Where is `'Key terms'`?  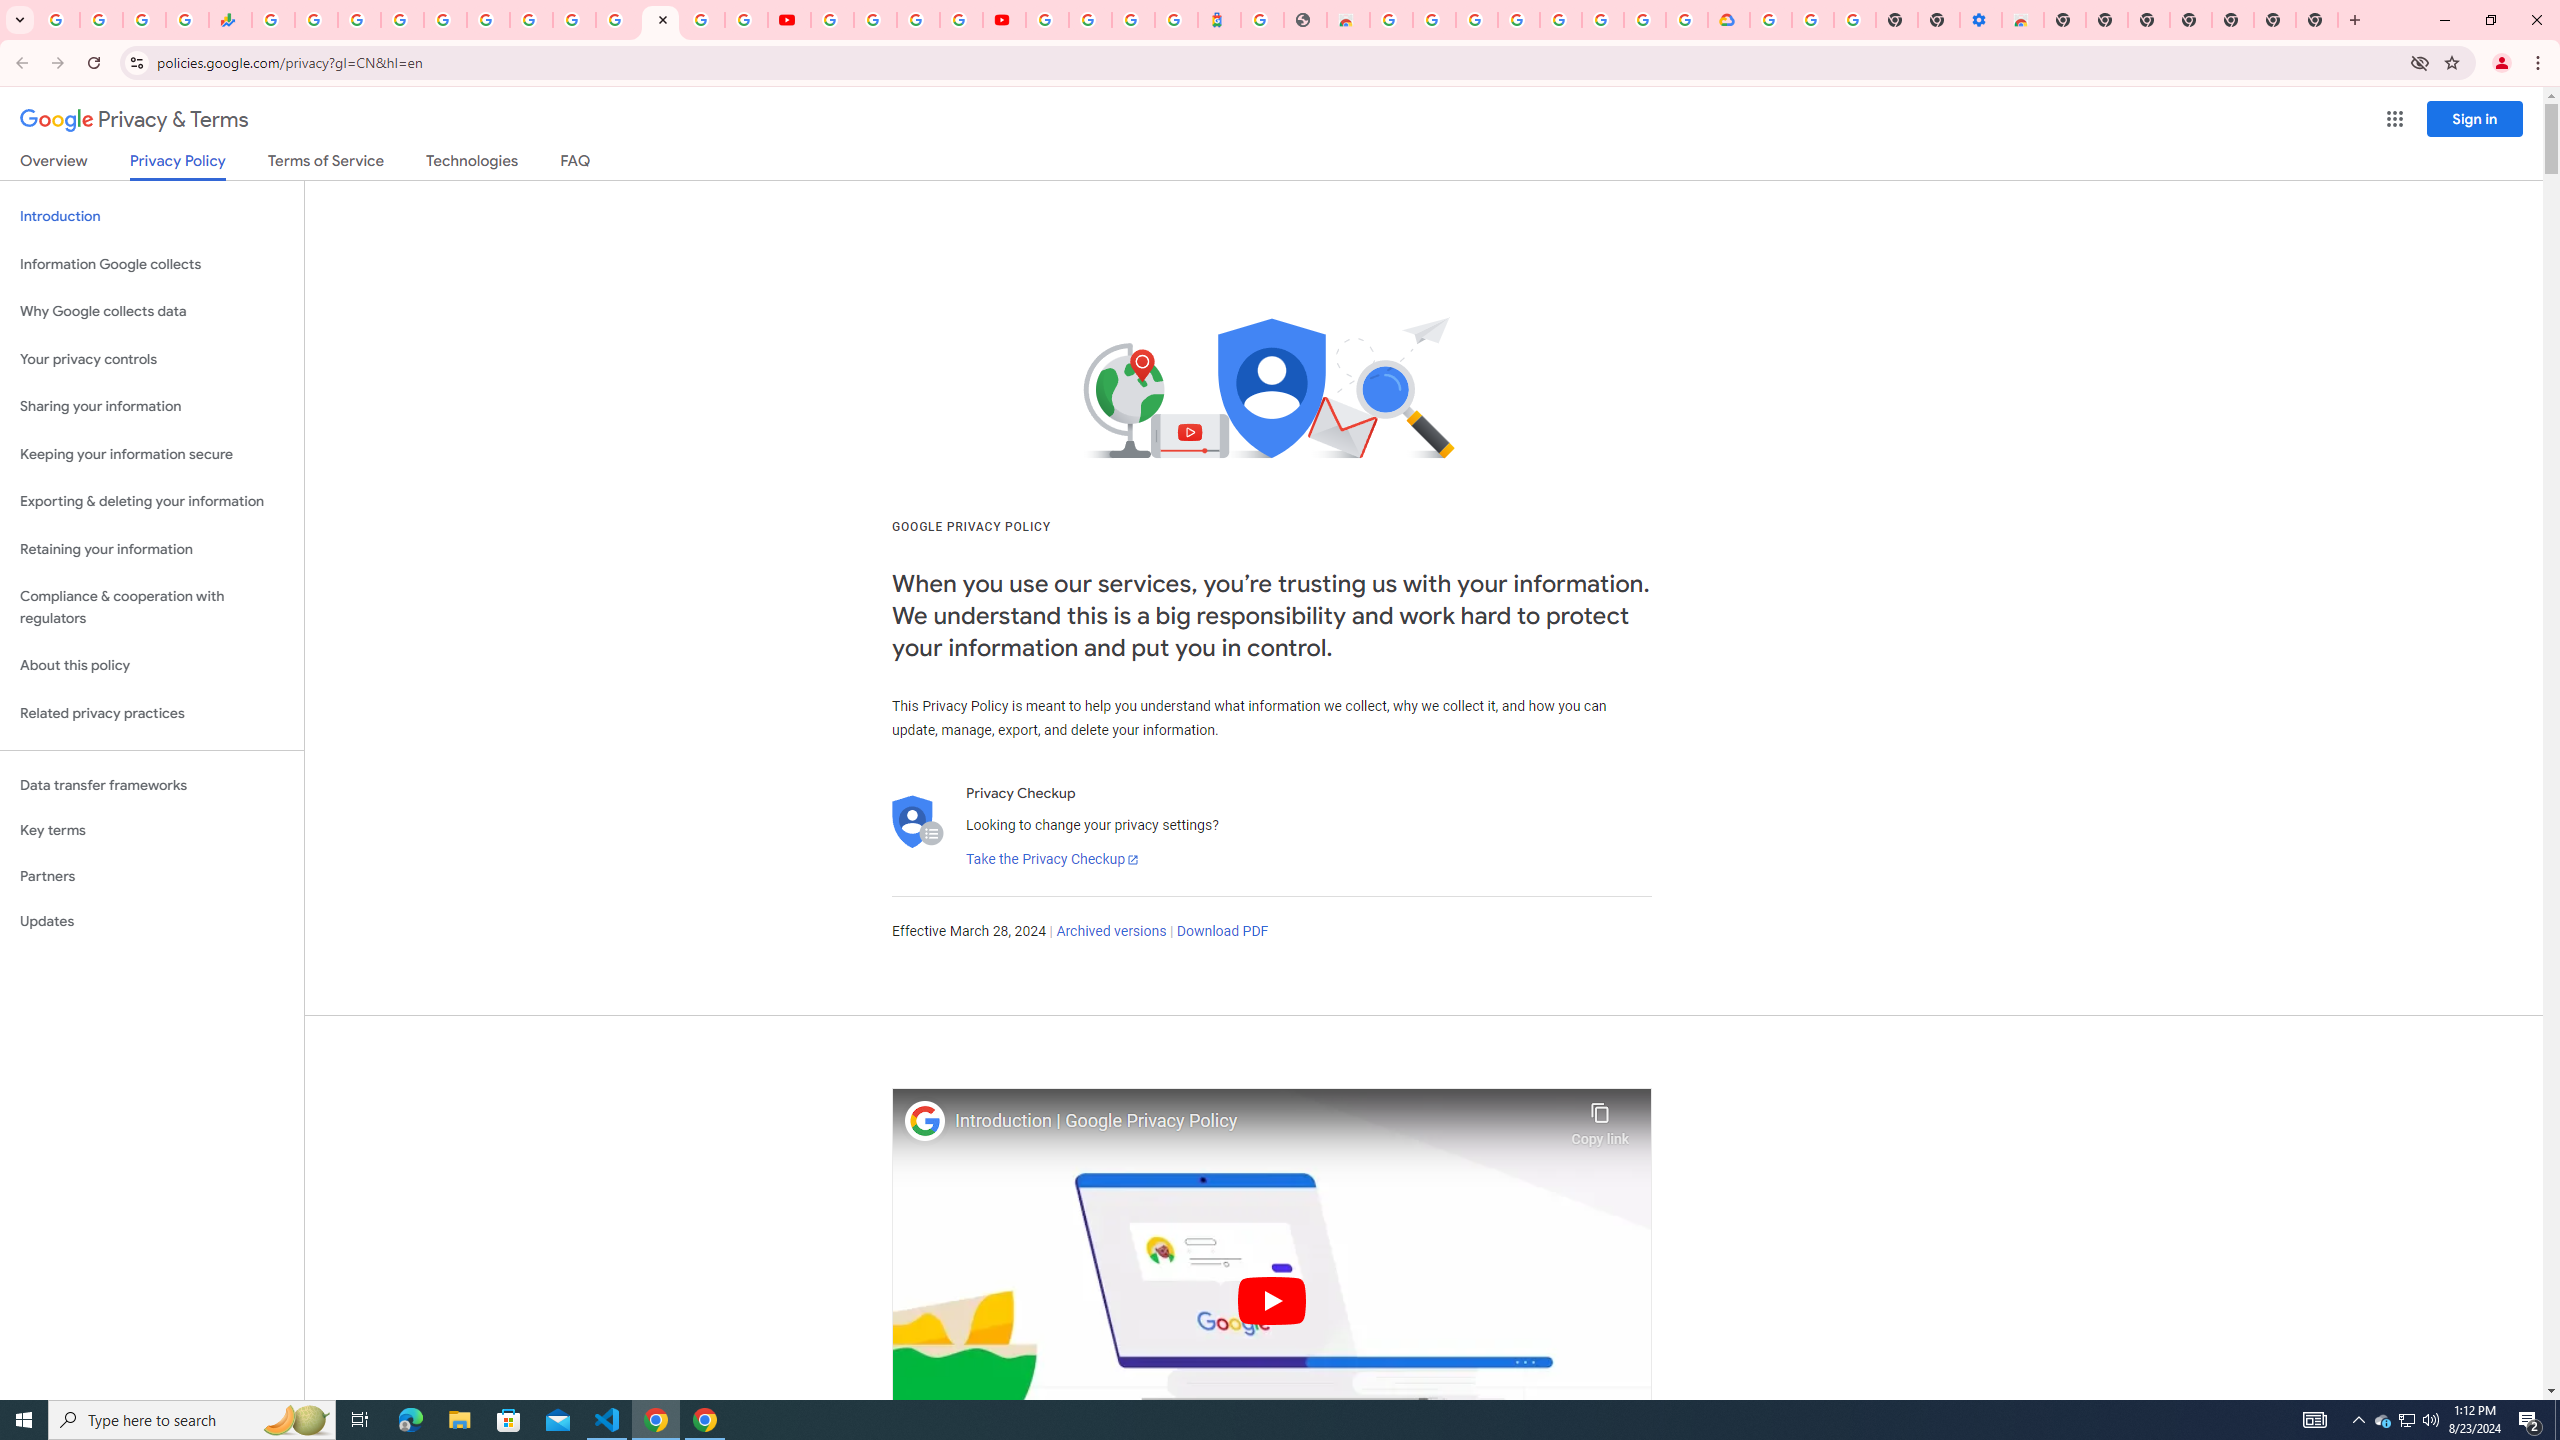 'Key terms' is located at coordinates (151, 830).